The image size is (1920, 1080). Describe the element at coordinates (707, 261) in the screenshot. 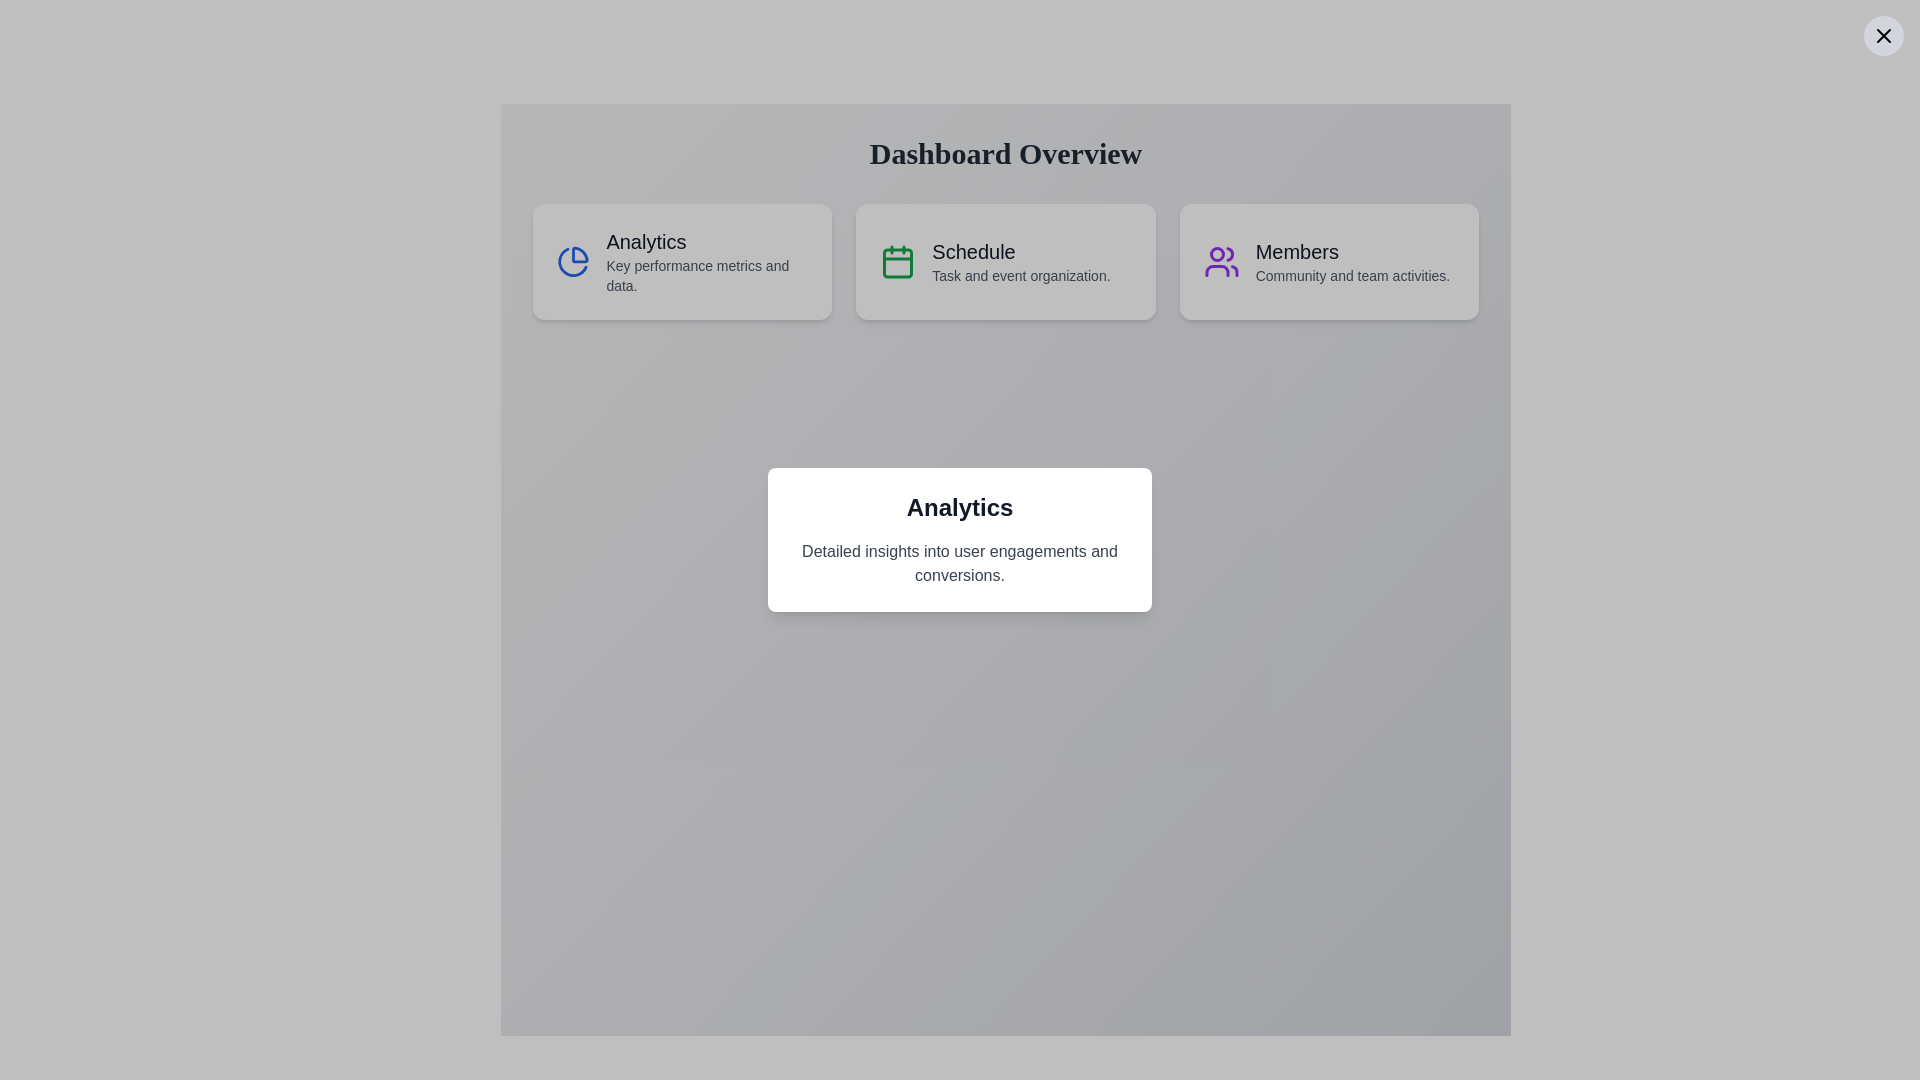

I see `the static text content element that conveys key analytics metrics in the dashboard overview` at that location.